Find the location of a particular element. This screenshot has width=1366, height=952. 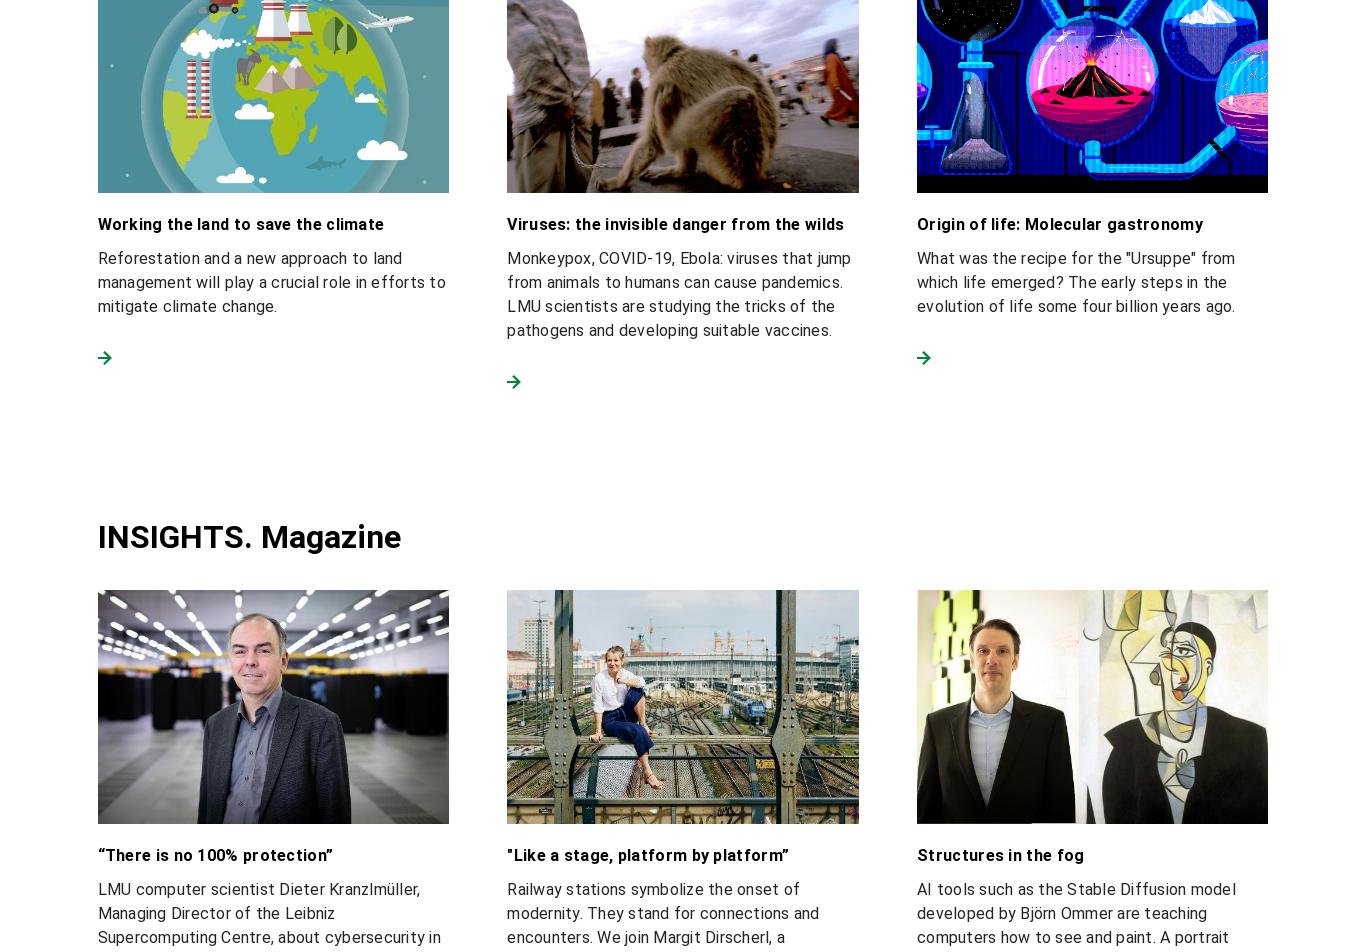

'“There is no 100% protection”' is located at coordinates (214, 855).